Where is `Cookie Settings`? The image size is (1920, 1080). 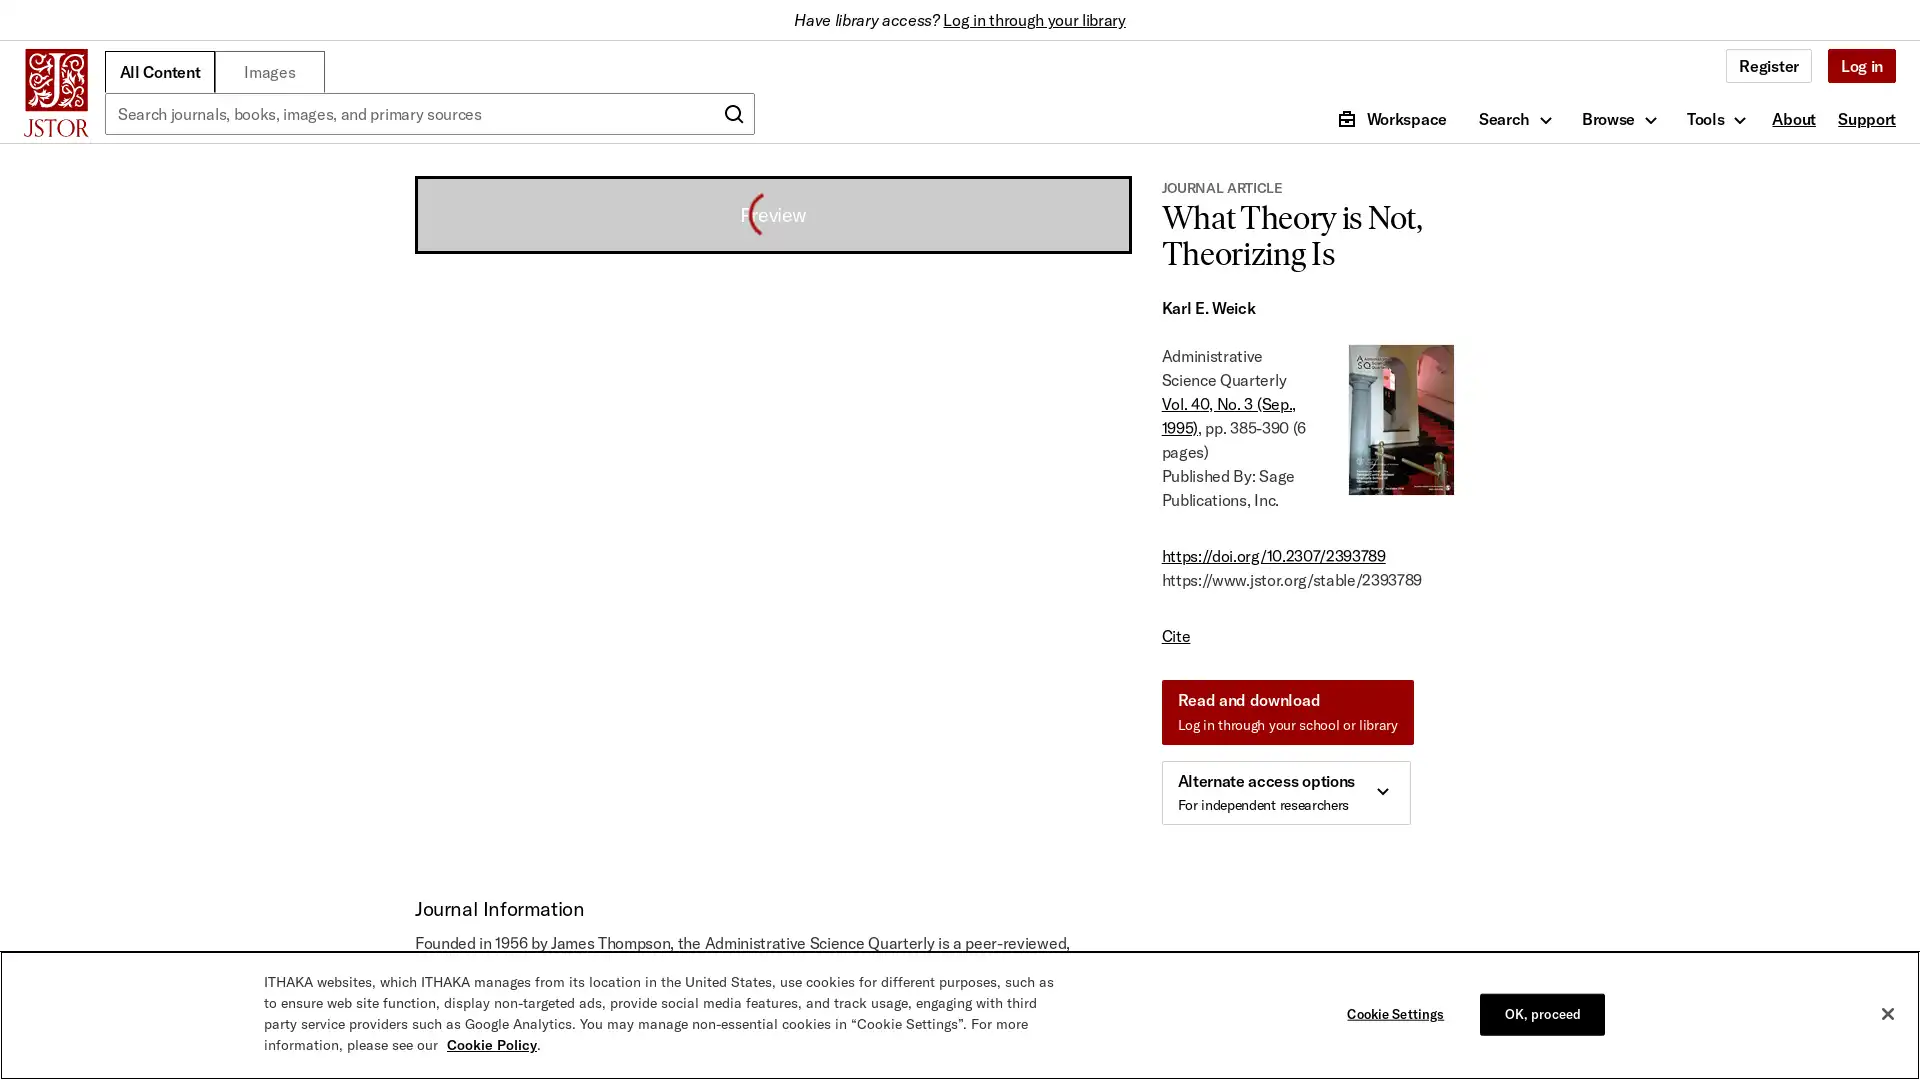 Cookie Settings is located at coordinates (1399, 1014).